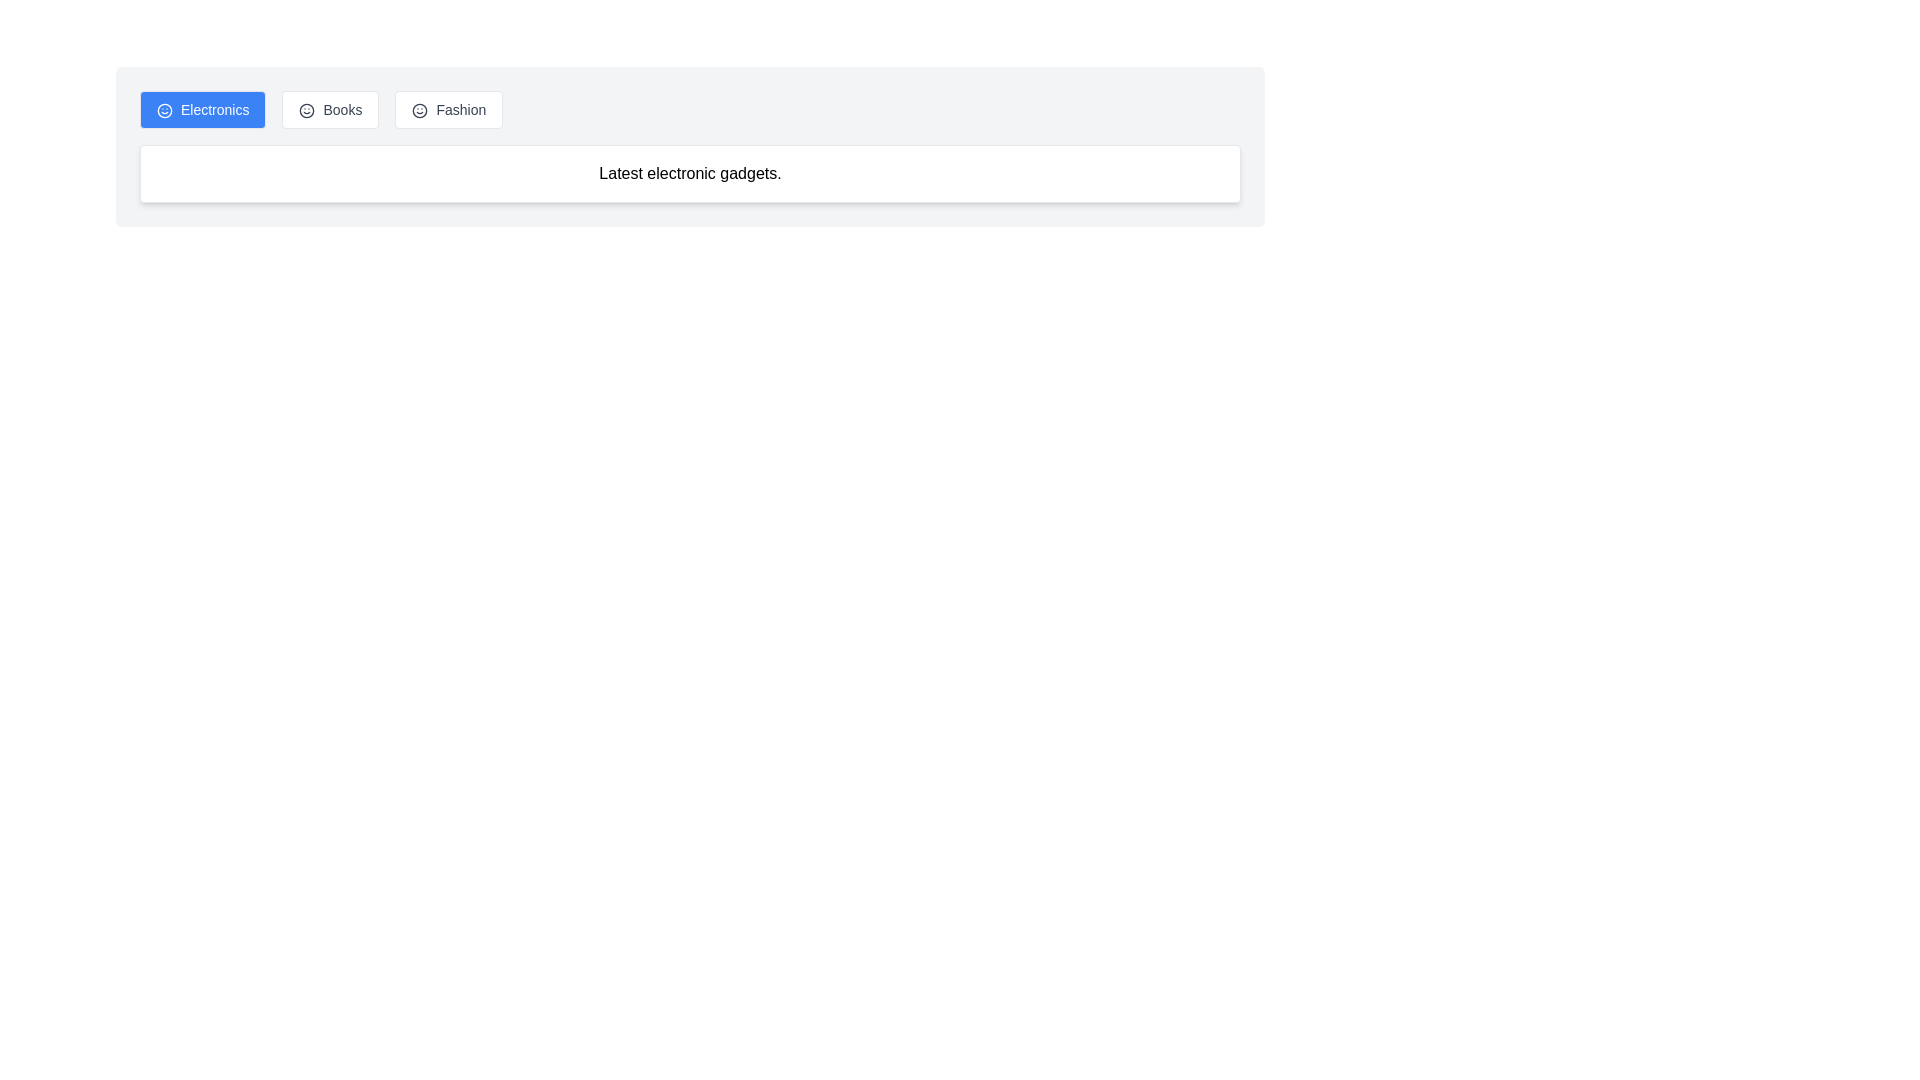 Image resolution: width=1920 pixels, height=1080 pixels. Describe the element at coordinates (164, 111) in the screenshot. I see `the circular SVG component that is part of the icon on the 'Electronics' button located in the leftmost button of the horizontal row of category buttons` at that location.